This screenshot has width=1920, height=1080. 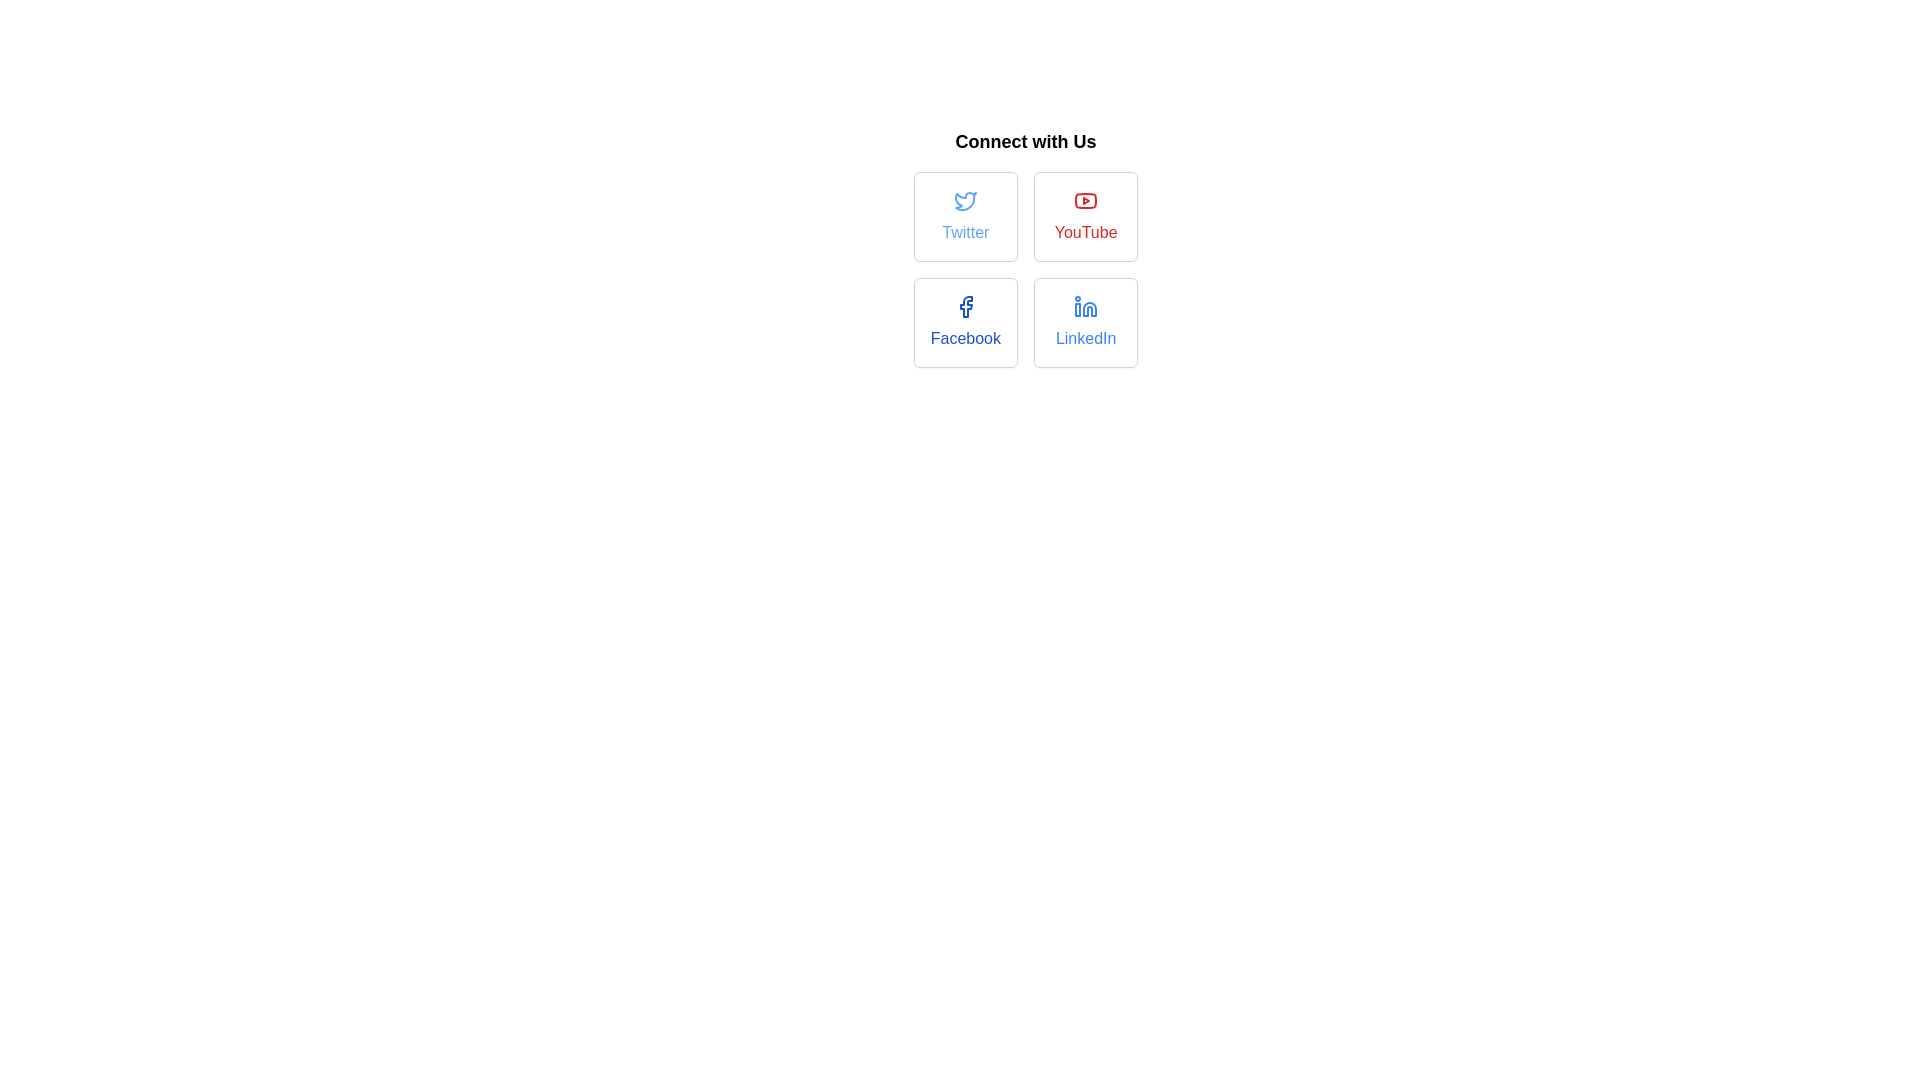 What do you see at coordinates (965, 200) in the screenshot?
I see `the Twitter icon located in the top-left square of a 2x2 grid layout of connect buttons` at bounding box center [965, 200].